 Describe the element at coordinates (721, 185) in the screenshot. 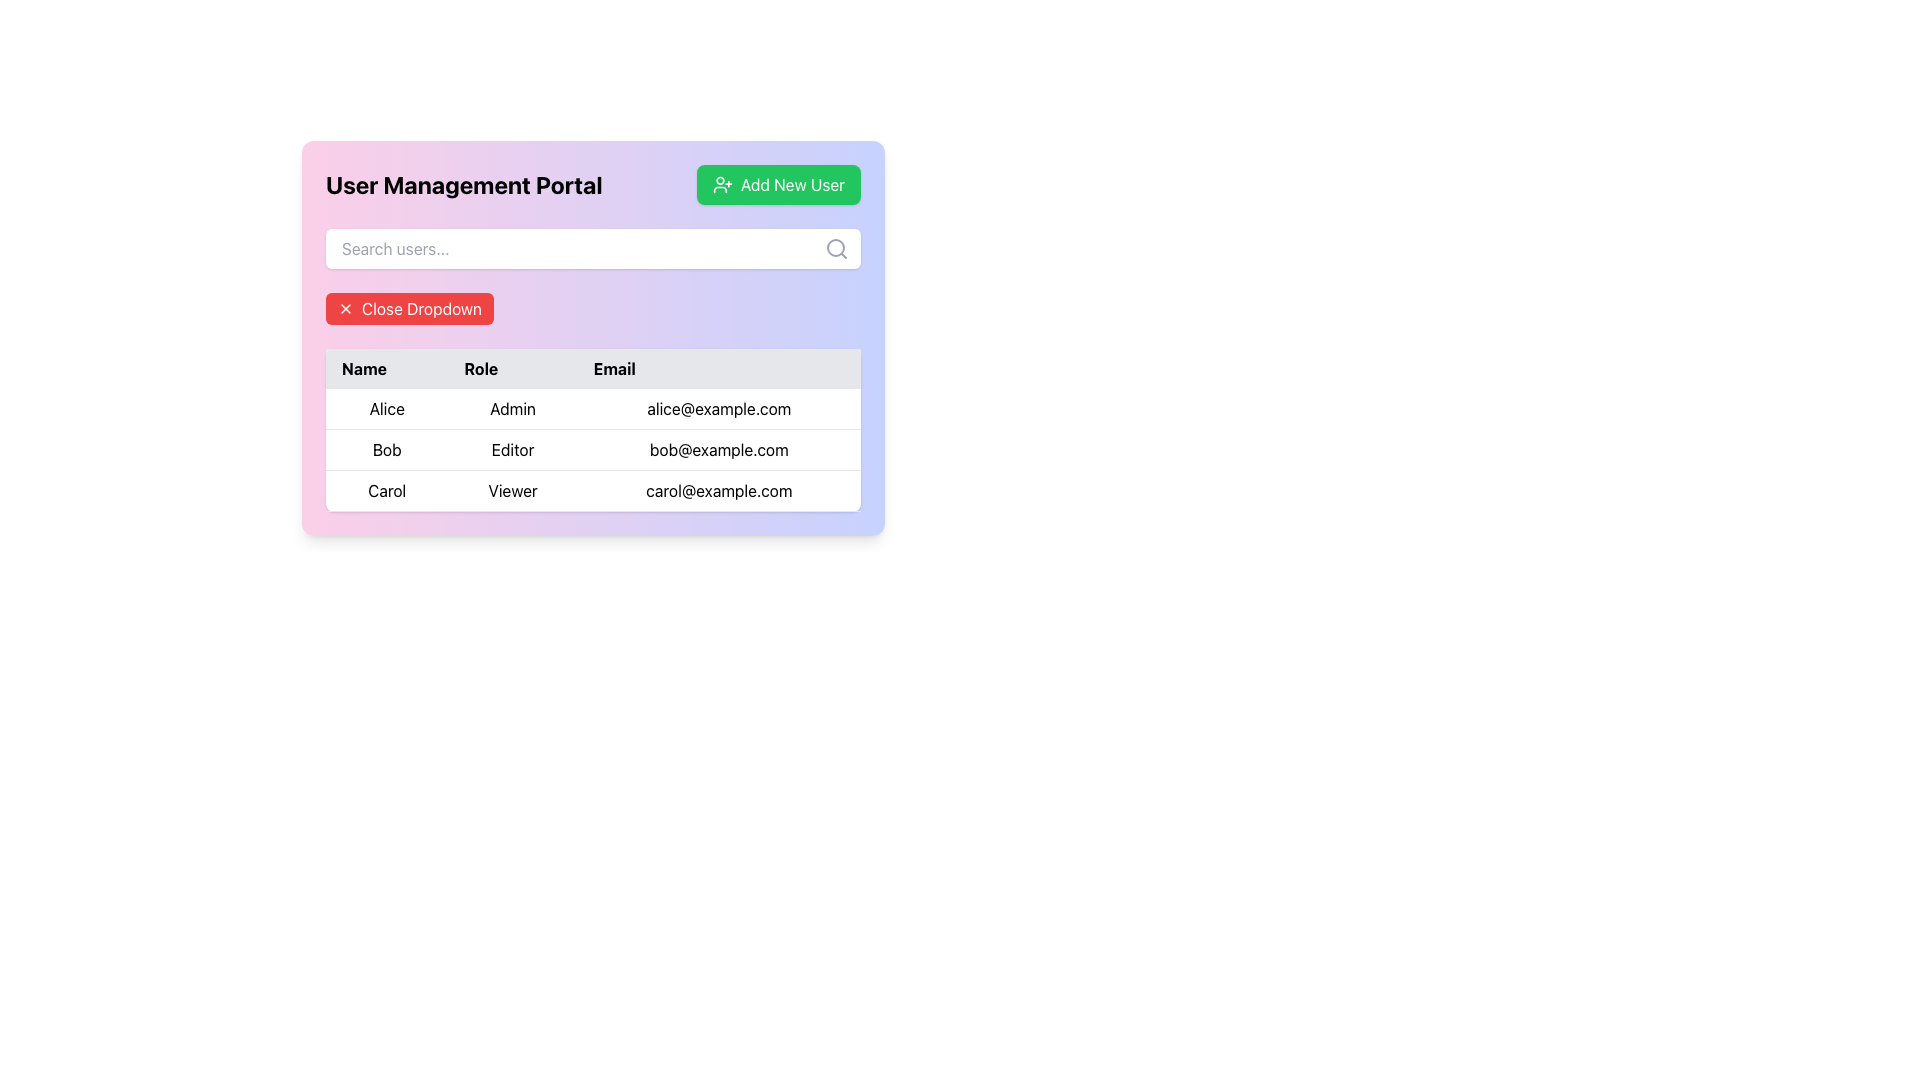

I see `the user avatar icon with a plus sign located within the 'Add New User' button at the top-right corner of the interface` at that location.